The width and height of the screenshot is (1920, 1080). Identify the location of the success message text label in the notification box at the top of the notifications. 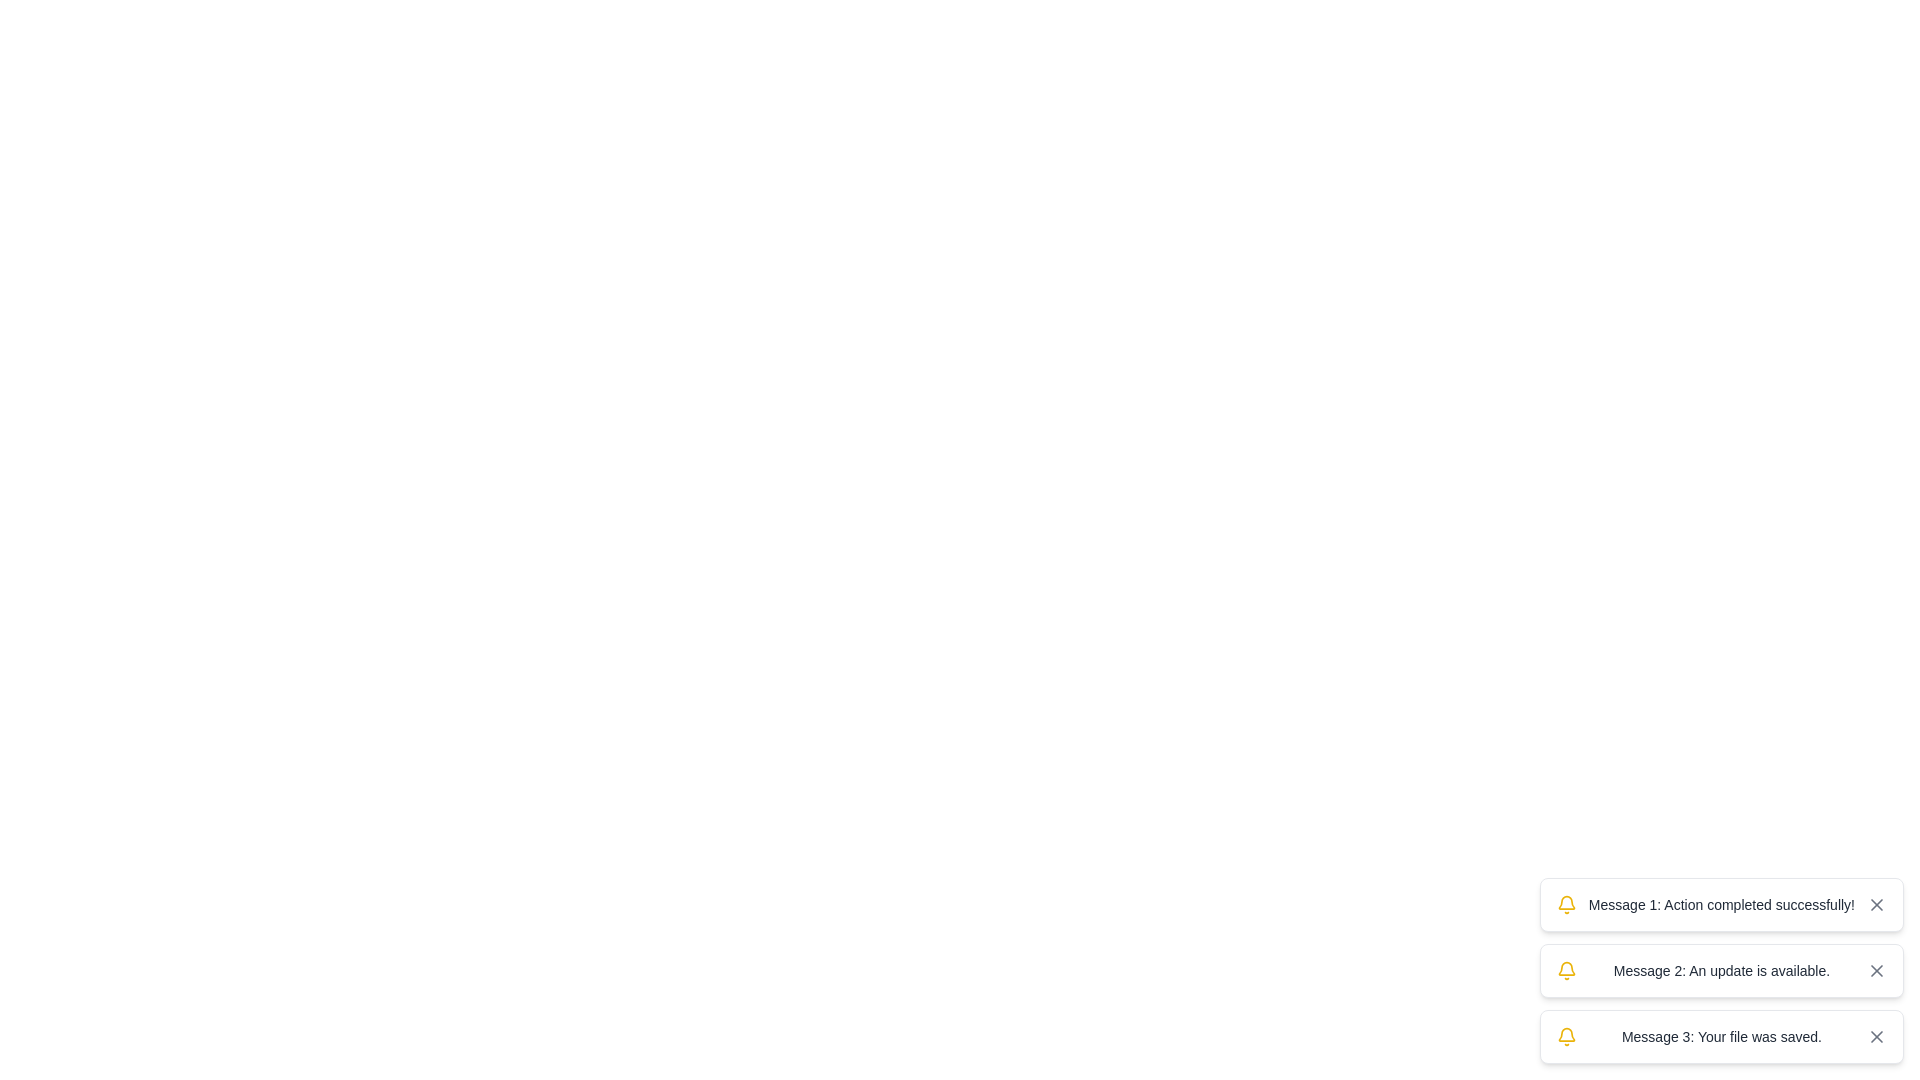
(1720, 905).